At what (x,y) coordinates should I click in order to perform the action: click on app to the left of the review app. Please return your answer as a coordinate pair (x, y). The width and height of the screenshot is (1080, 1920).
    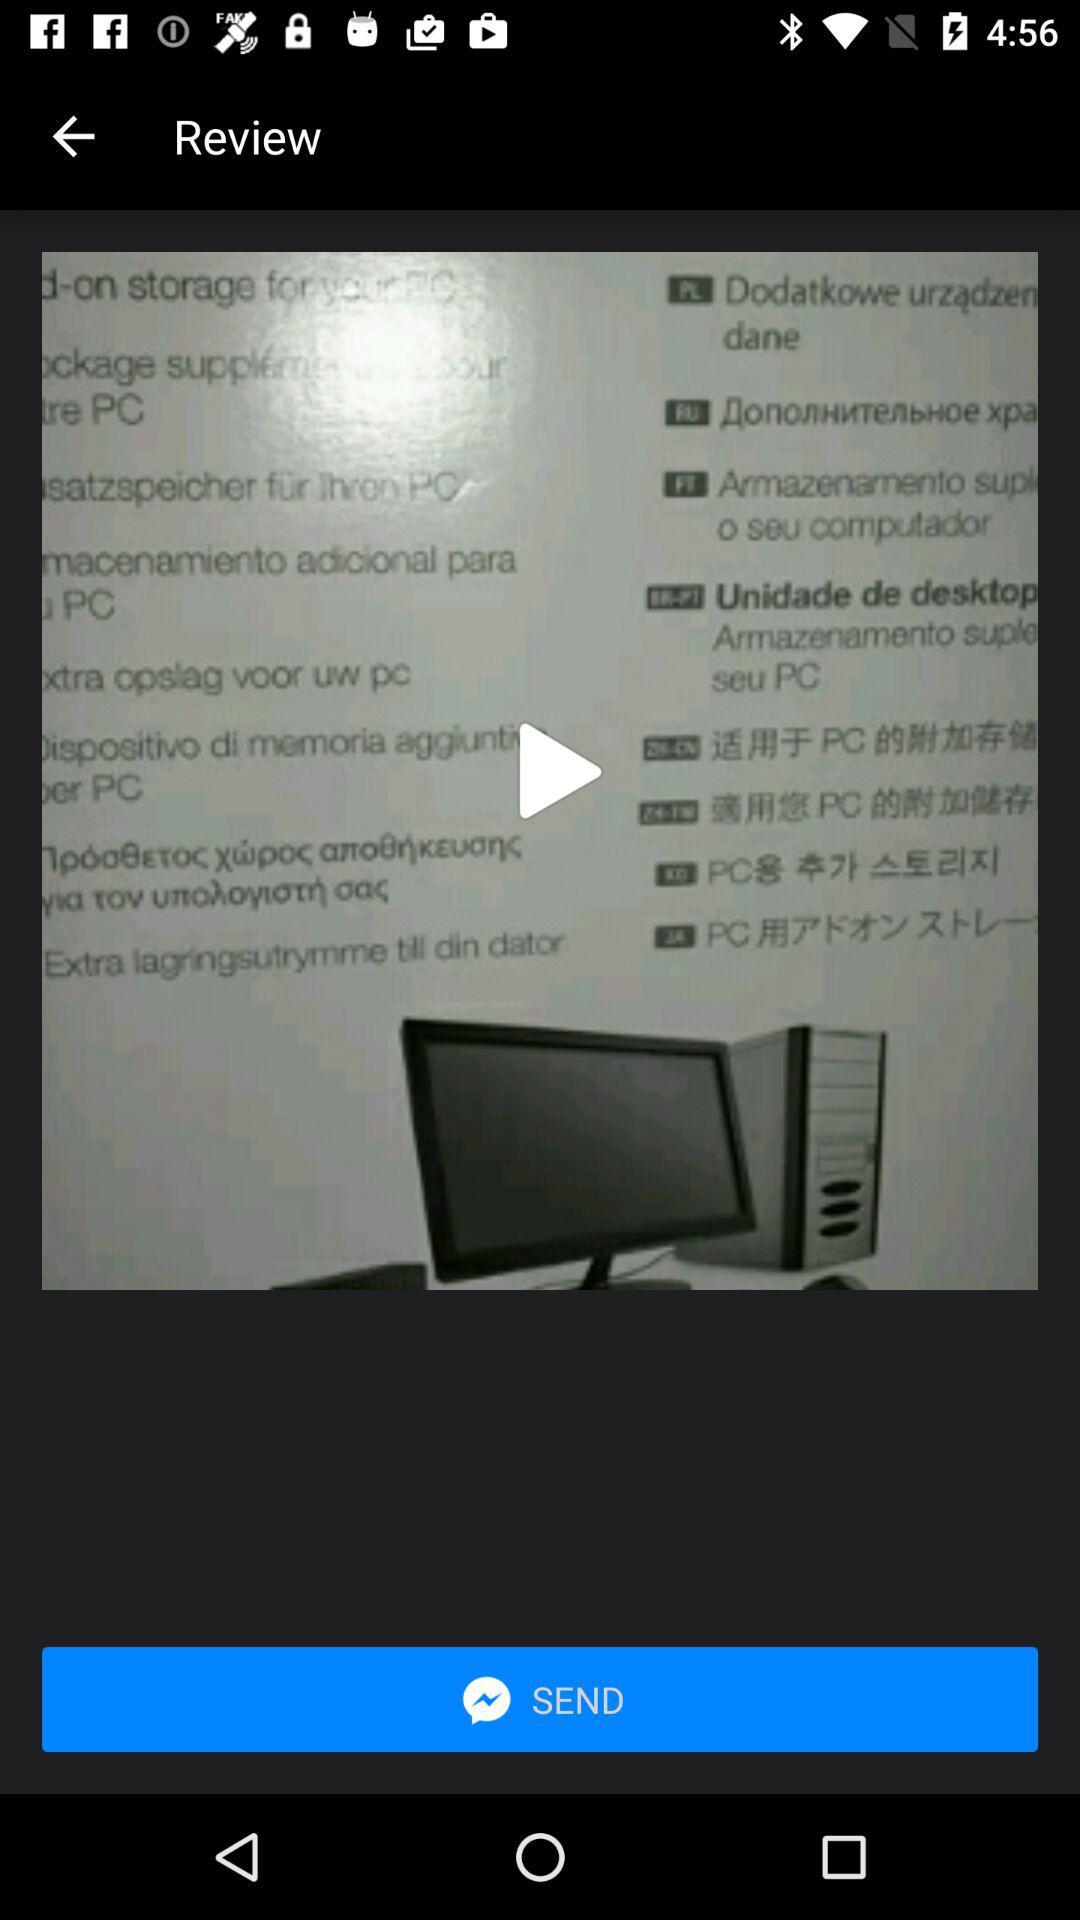
    Looking at the image, I should click on (72, 135).